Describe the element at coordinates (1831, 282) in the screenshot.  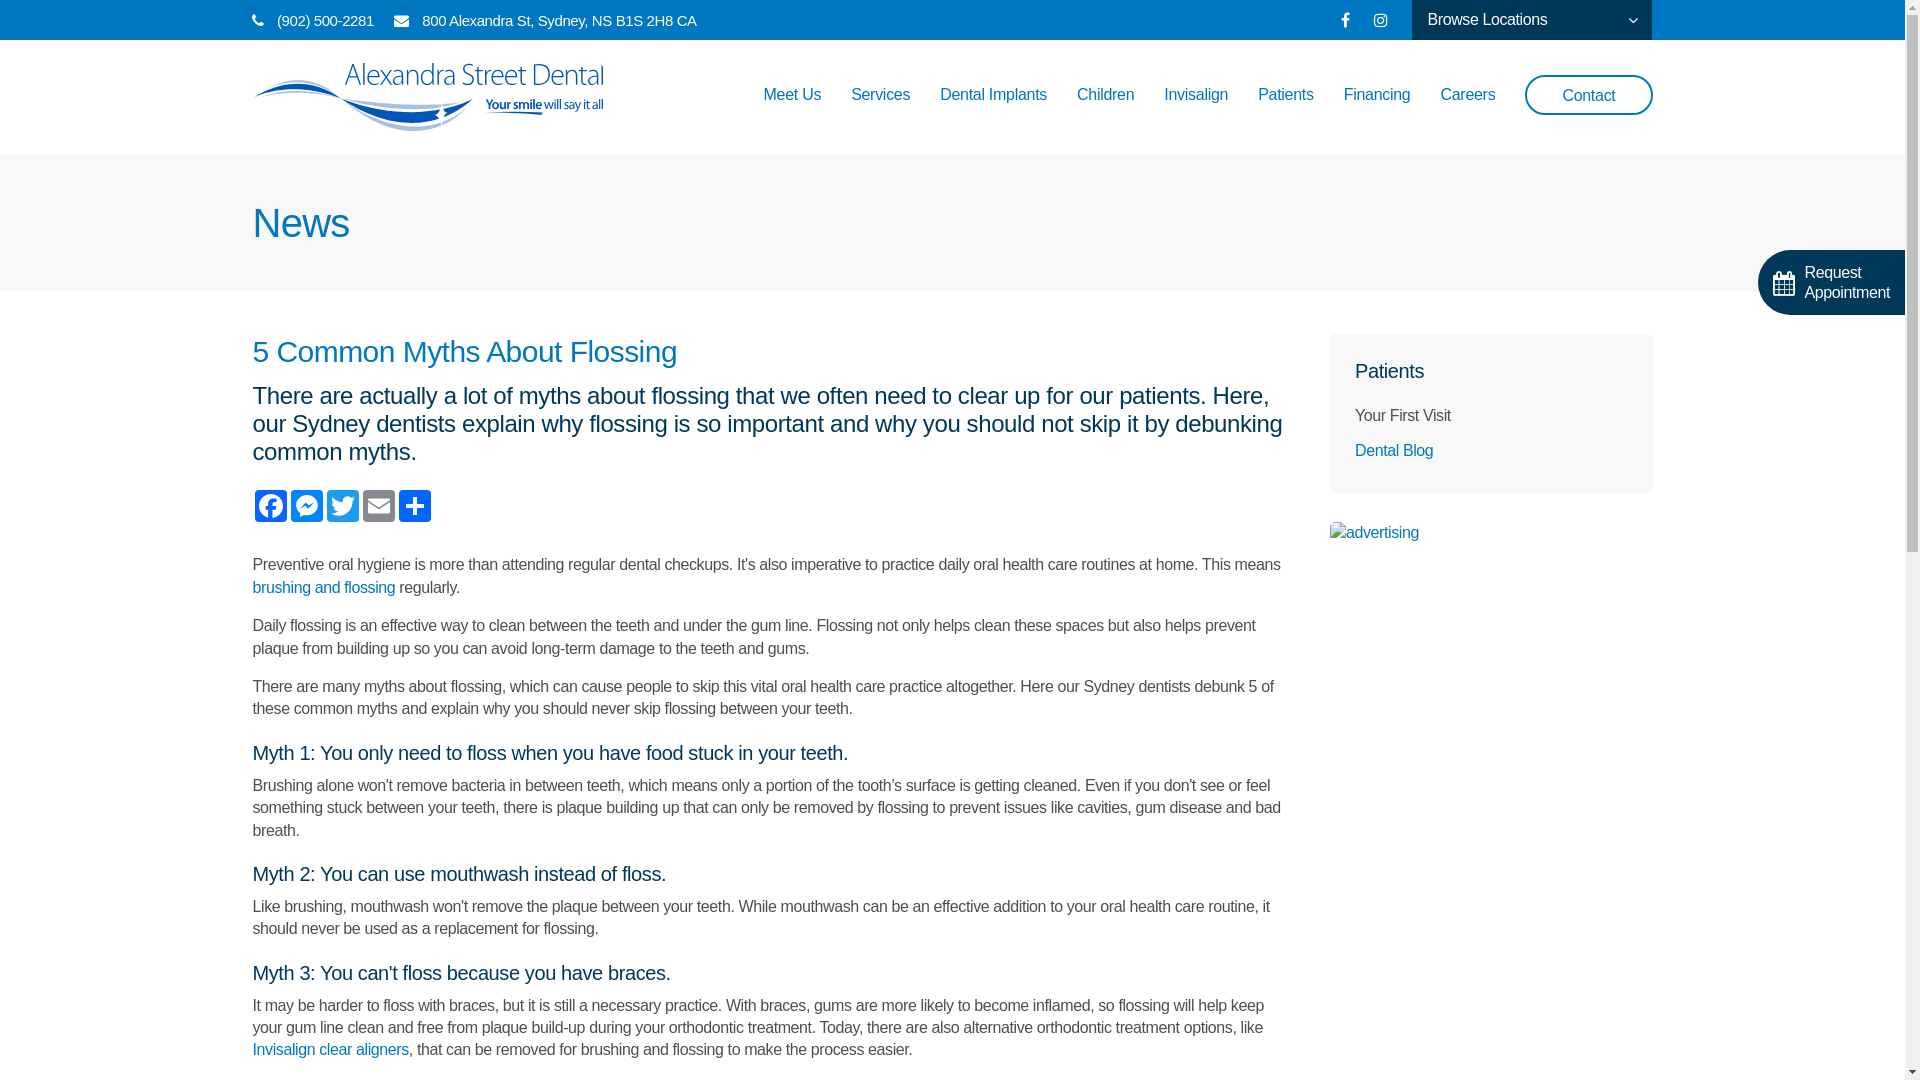
I see `'Request` at that location.